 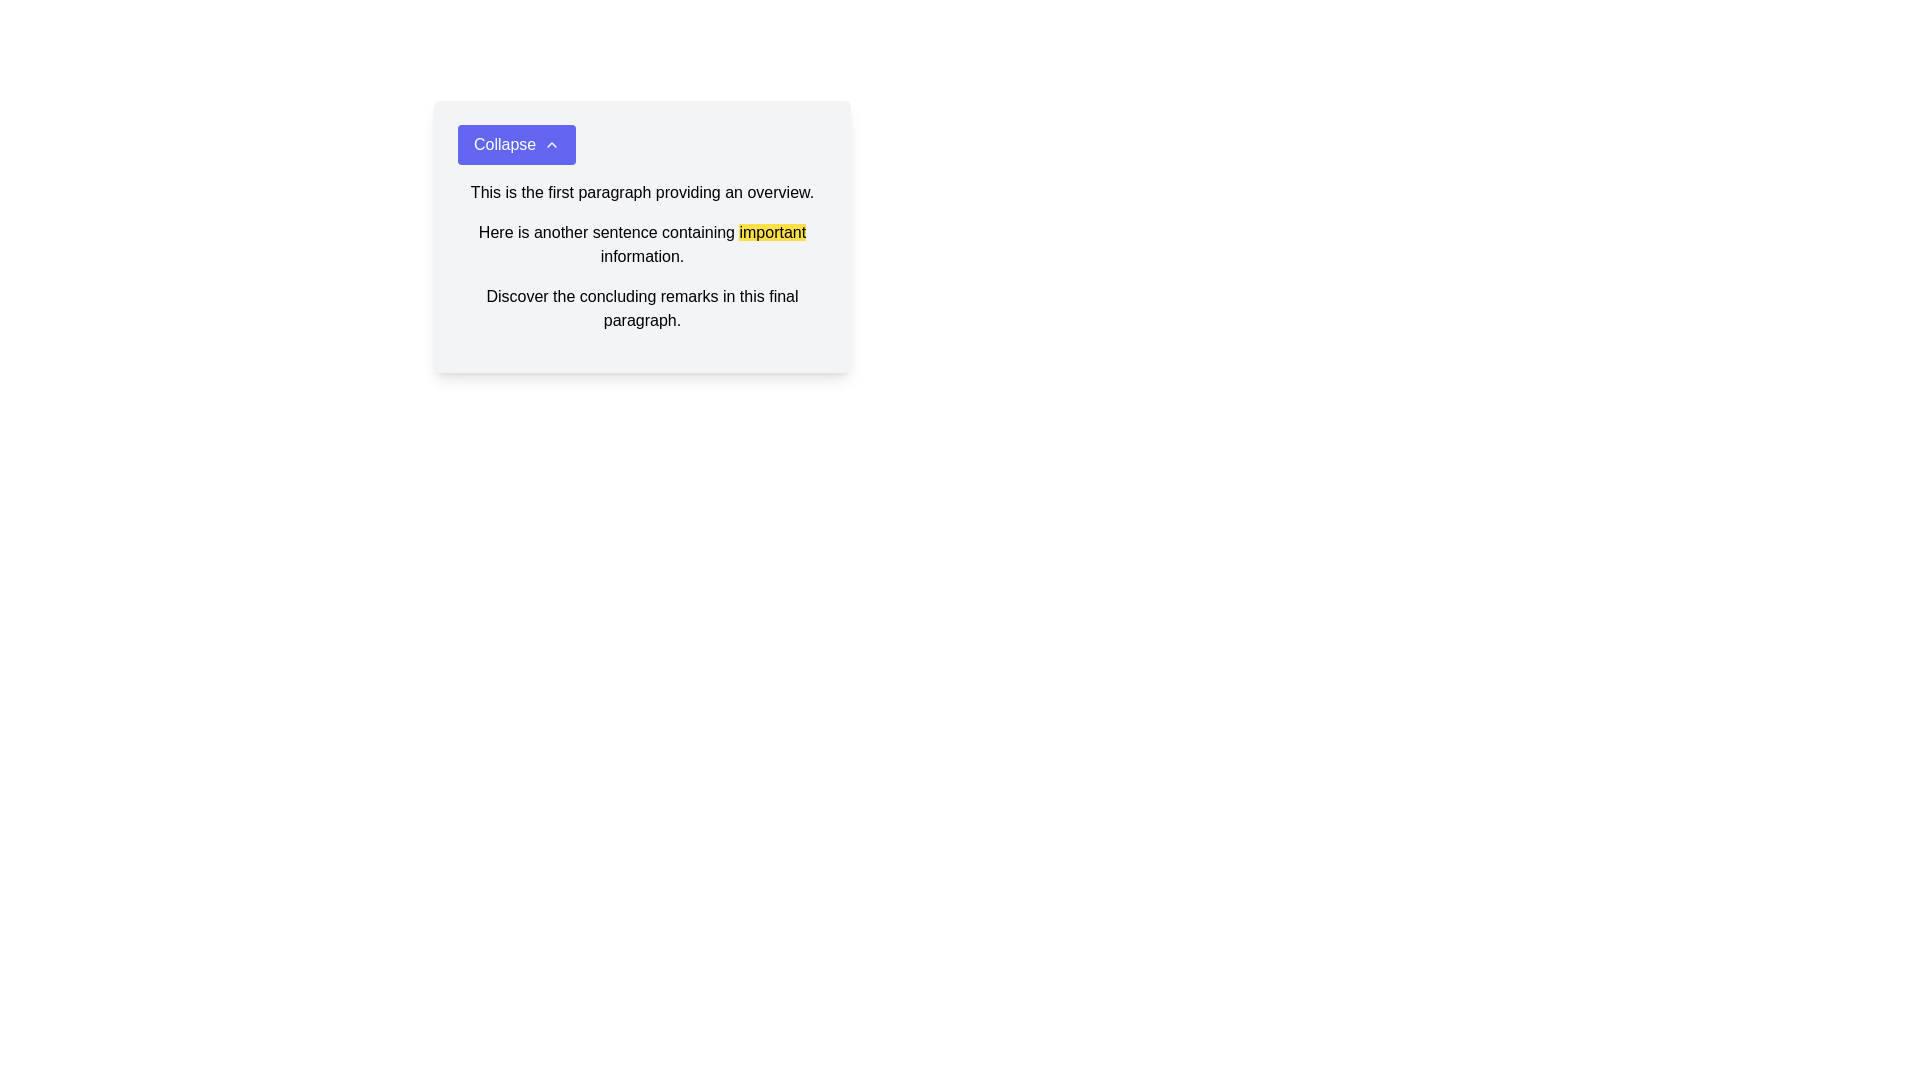 What do you see at coordinates (517, 144) in the screenshot?
I see `the 'Collapse' button with a blue background and upward pointing chevron icon` at bounding box center [517, 144].